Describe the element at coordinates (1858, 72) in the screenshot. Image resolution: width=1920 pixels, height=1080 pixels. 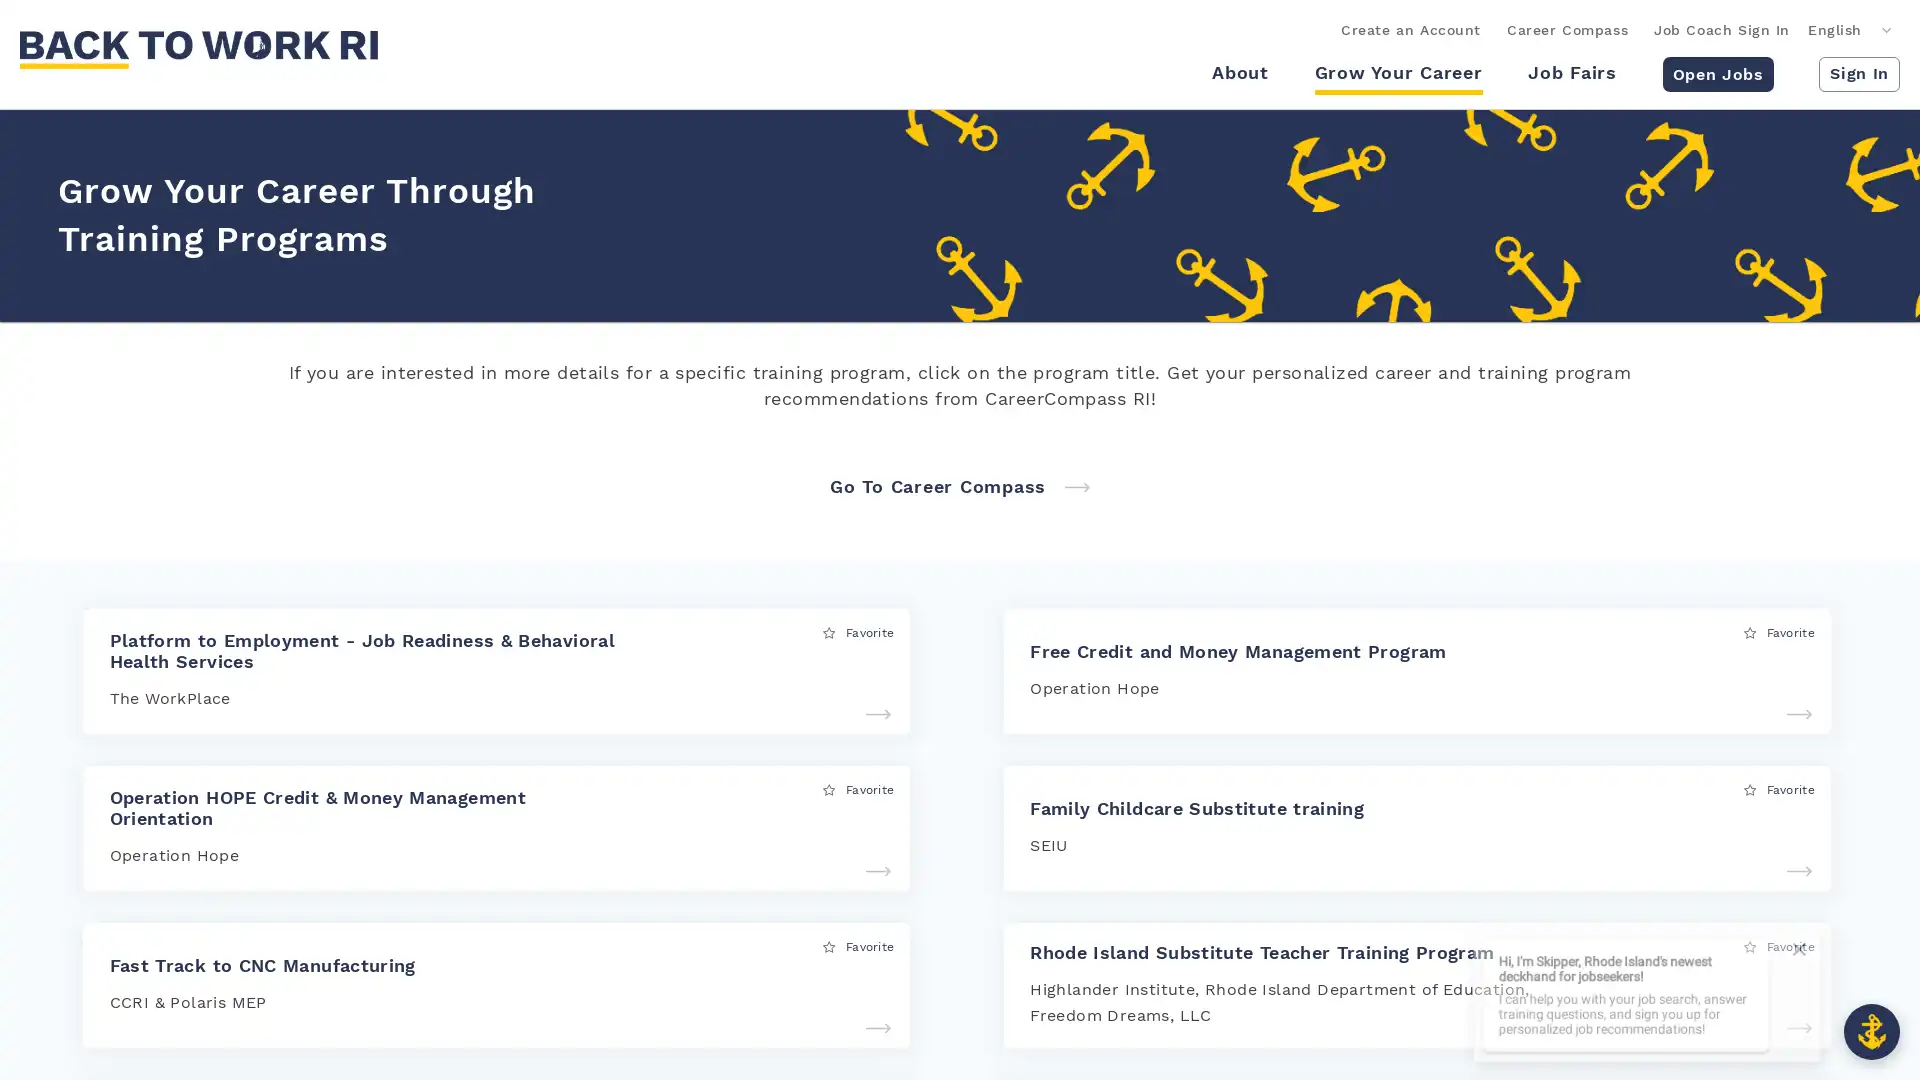
I see `Sign In` at that location.